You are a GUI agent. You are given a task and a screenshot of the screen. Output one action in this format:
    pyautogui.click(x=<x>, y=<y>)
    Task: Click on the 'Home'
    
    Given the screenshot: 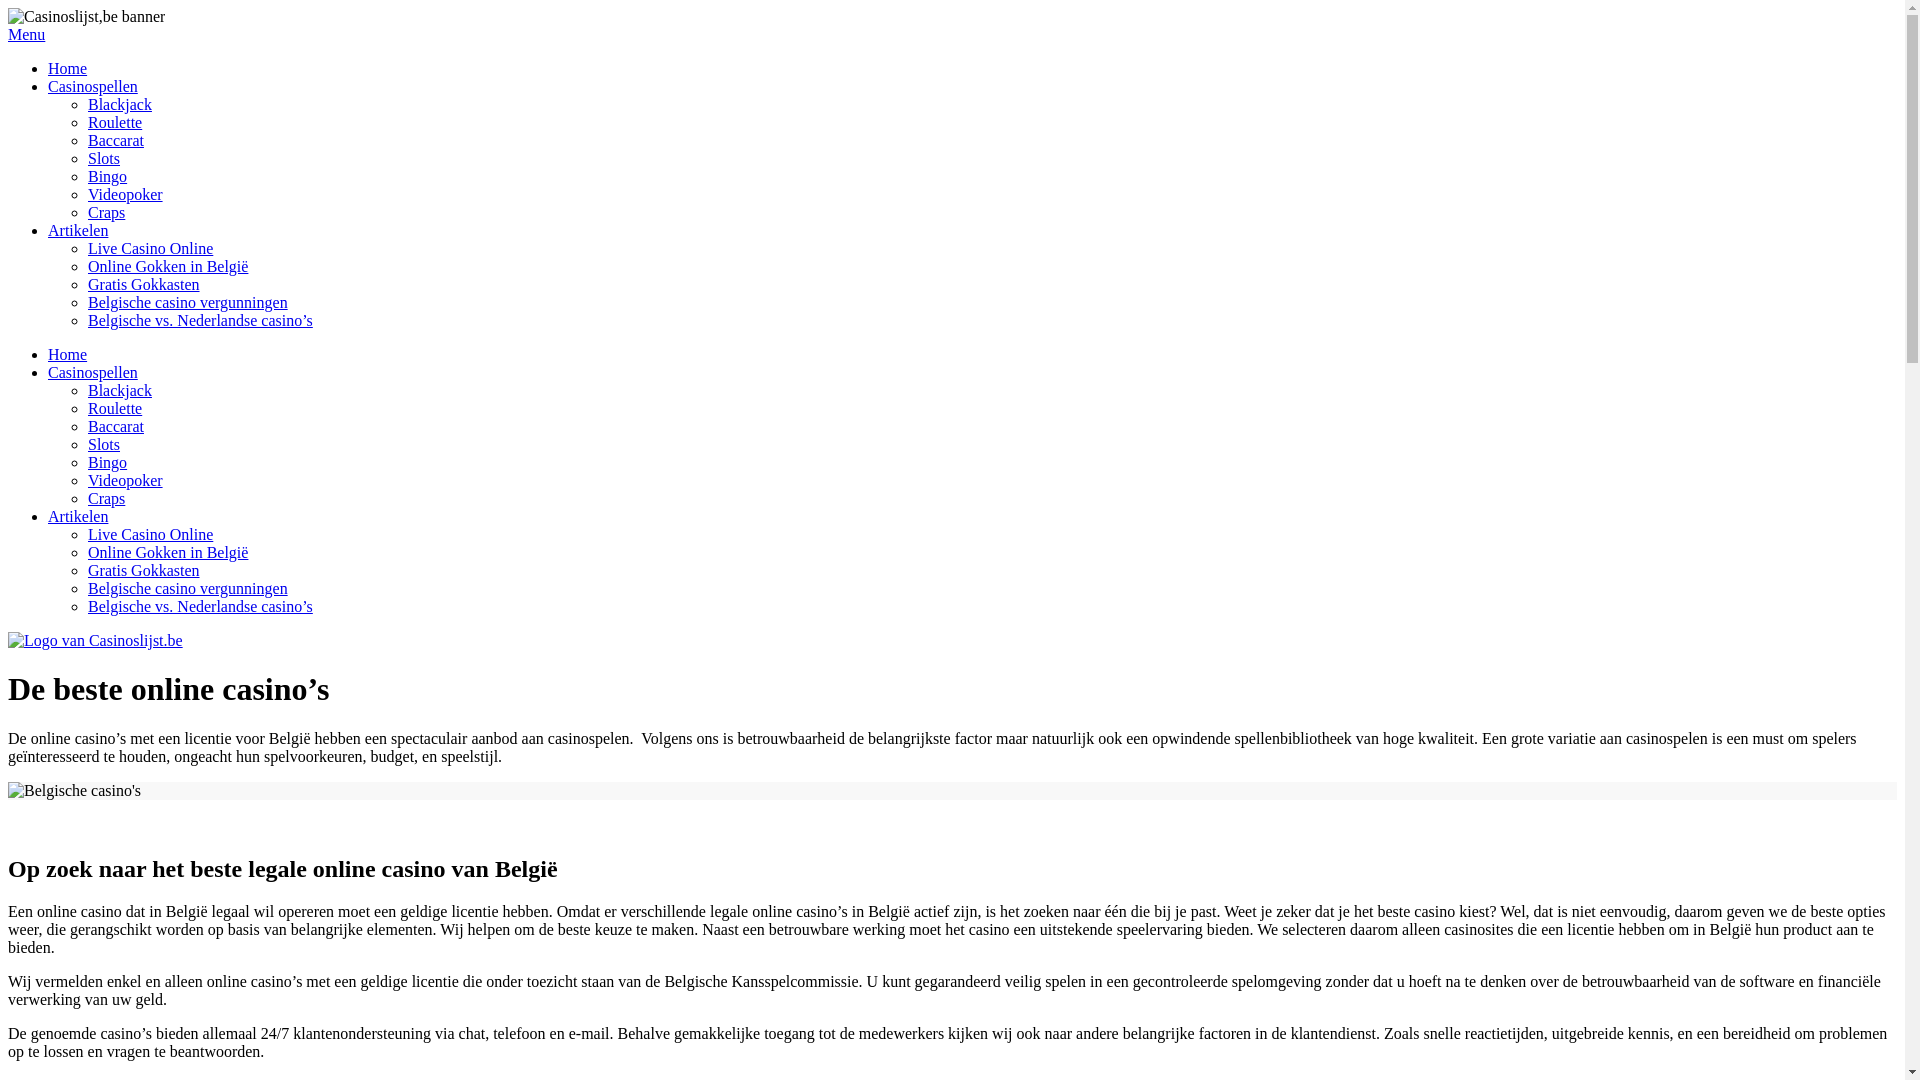 What is the action you would take?
    pyautogui.click(x=67, y=67)
    